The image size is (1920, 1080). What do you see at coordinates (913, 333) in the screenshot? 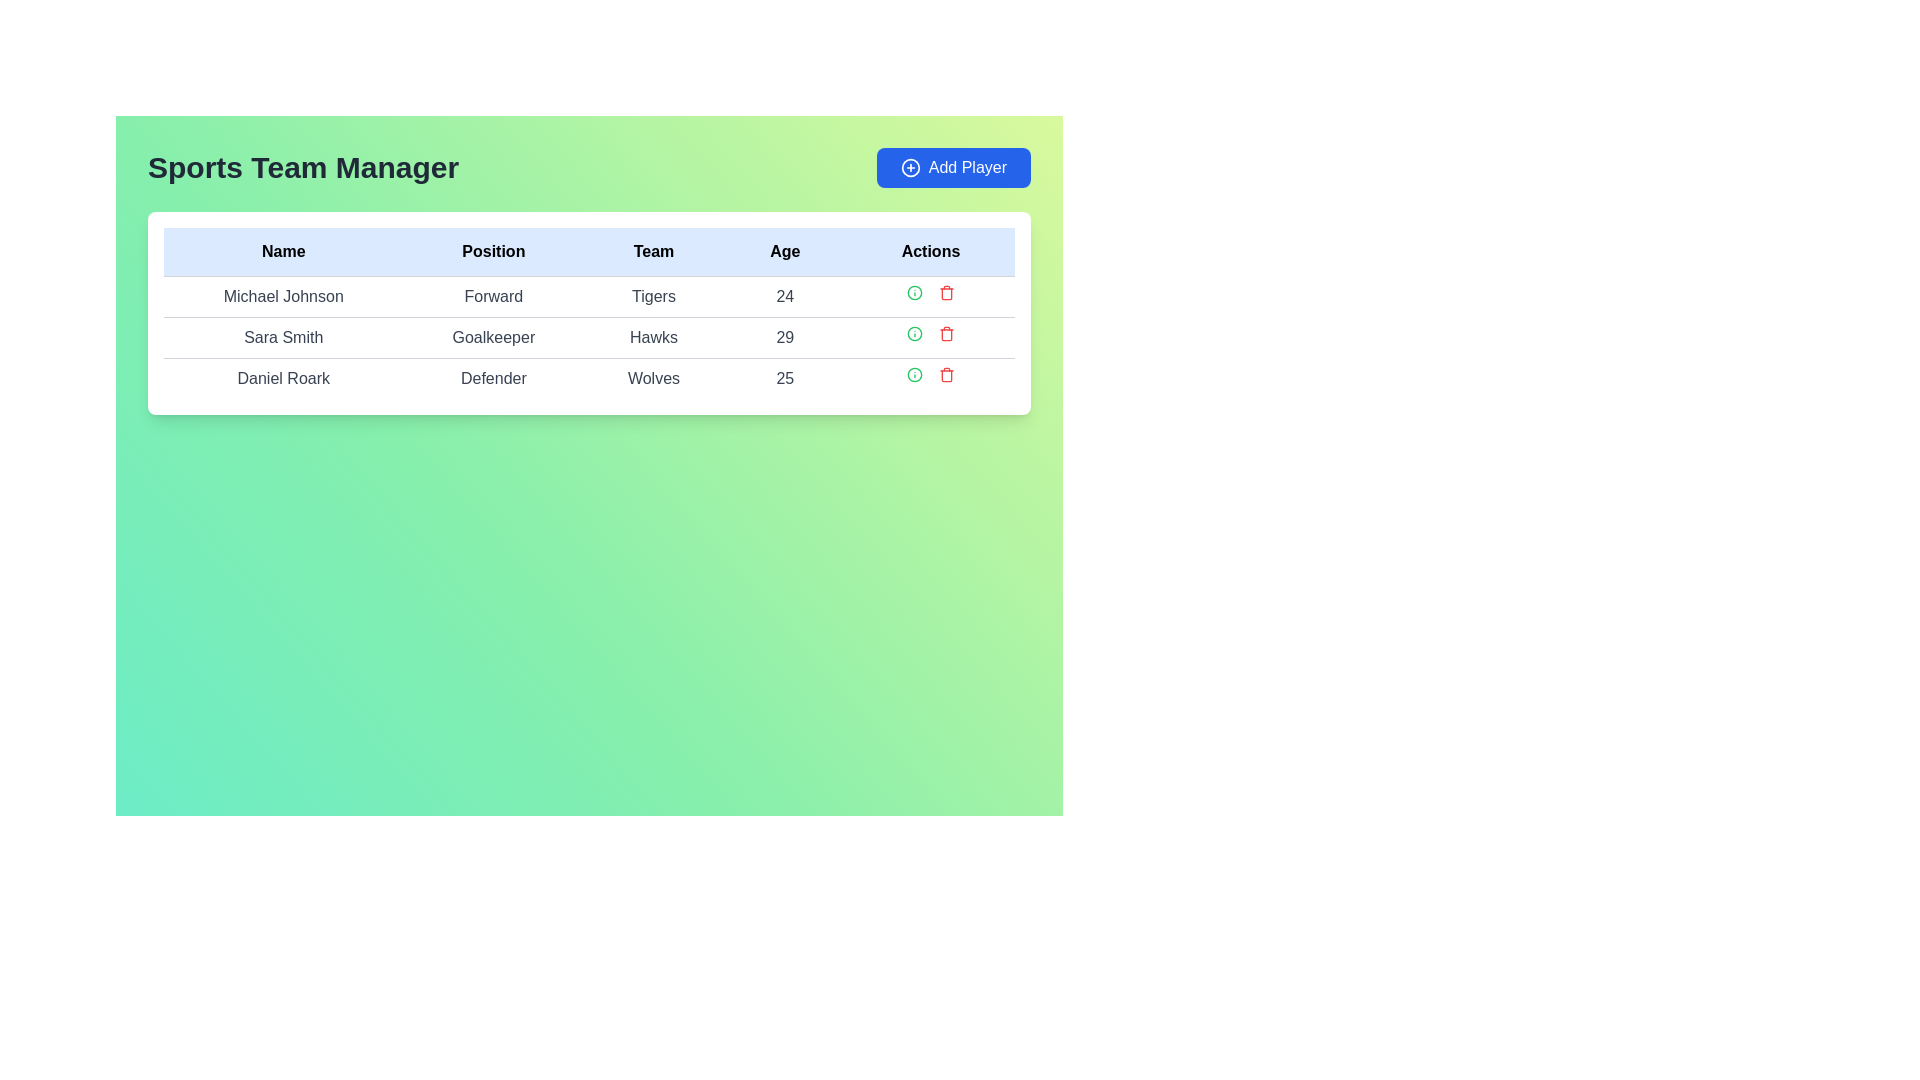
I see `SVG circle shape icon that represents information or help, located in the second row of the 'Actions' column near the delete action for 'Sara Smith'` at bounding box center [913, 333].